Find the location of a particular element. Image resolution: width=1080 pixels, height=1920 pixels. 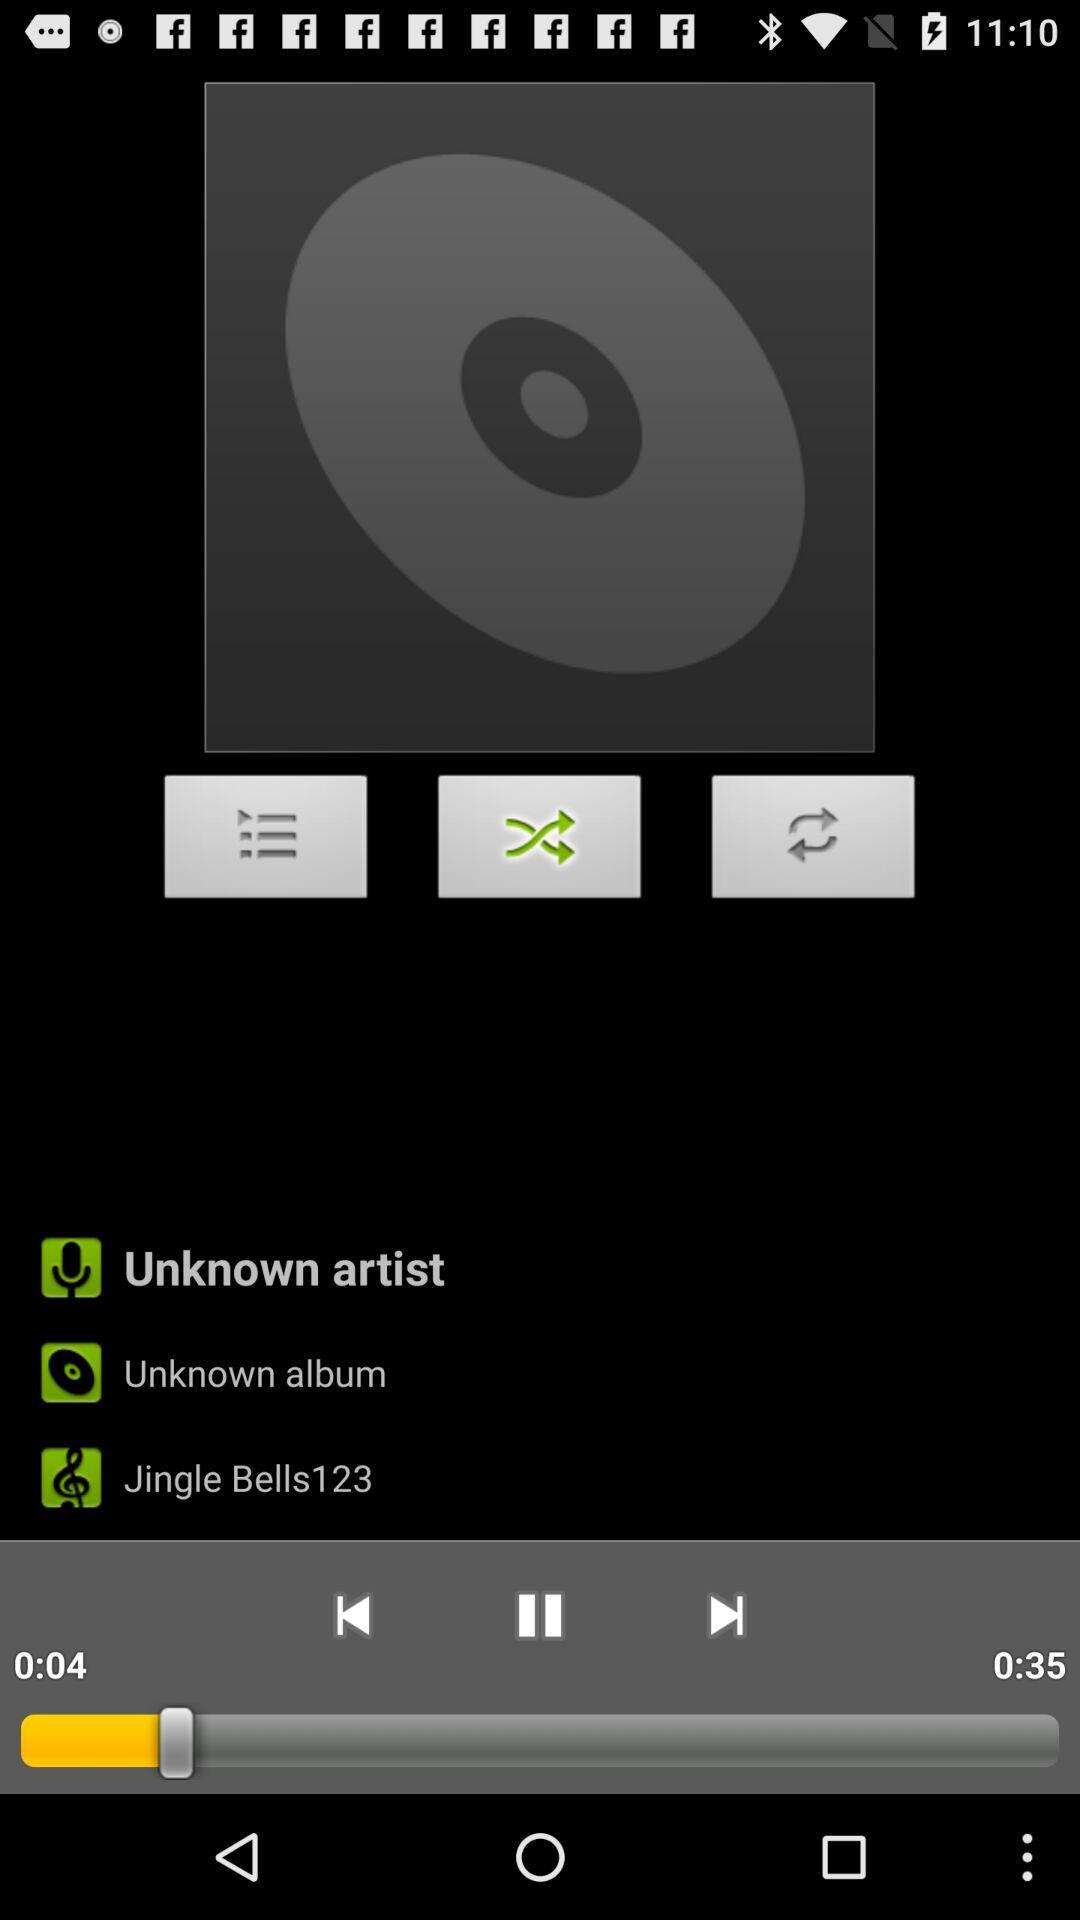

app to the right of 0:12 icon is located at coordinates (351, 1615).